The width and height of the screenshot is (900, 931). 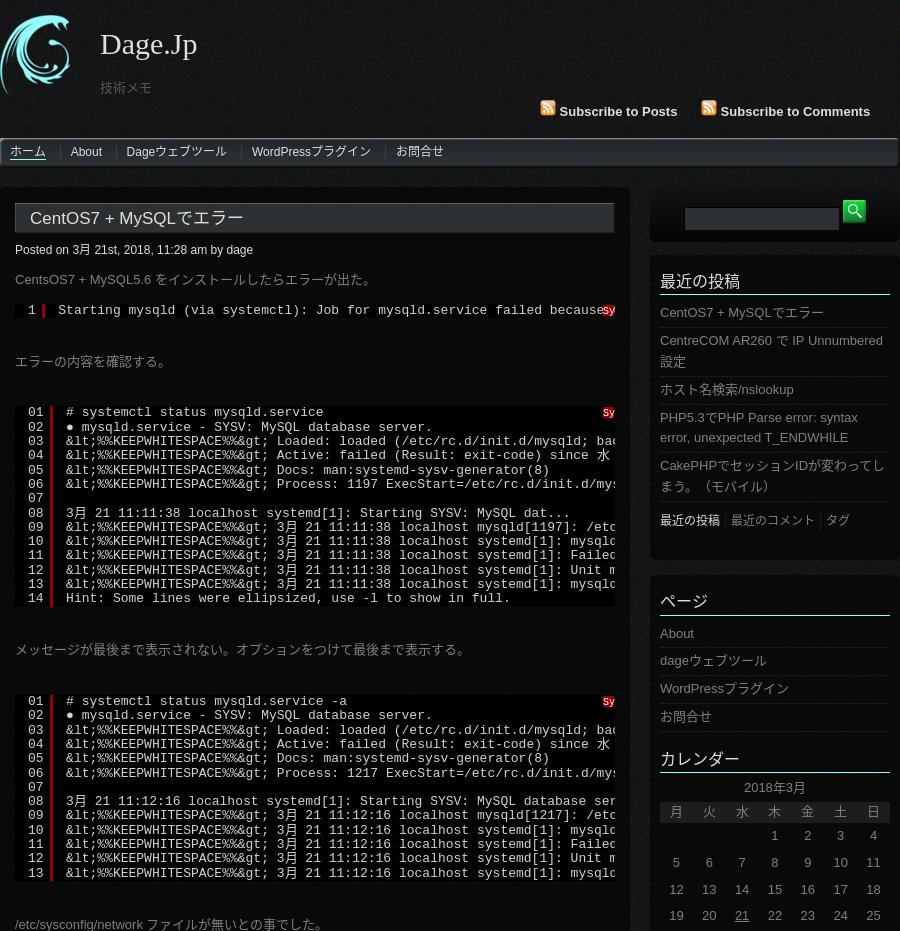 What do you see at coordinates (476, 857) in the screenshot?
I see `'&lt;%%KEEPWHITESPACE%%&gt; 3月 21 11:12:16 localhost systemd[1]: Unit mysqld.service entered failed state.'` at bounding box center [476, 857].